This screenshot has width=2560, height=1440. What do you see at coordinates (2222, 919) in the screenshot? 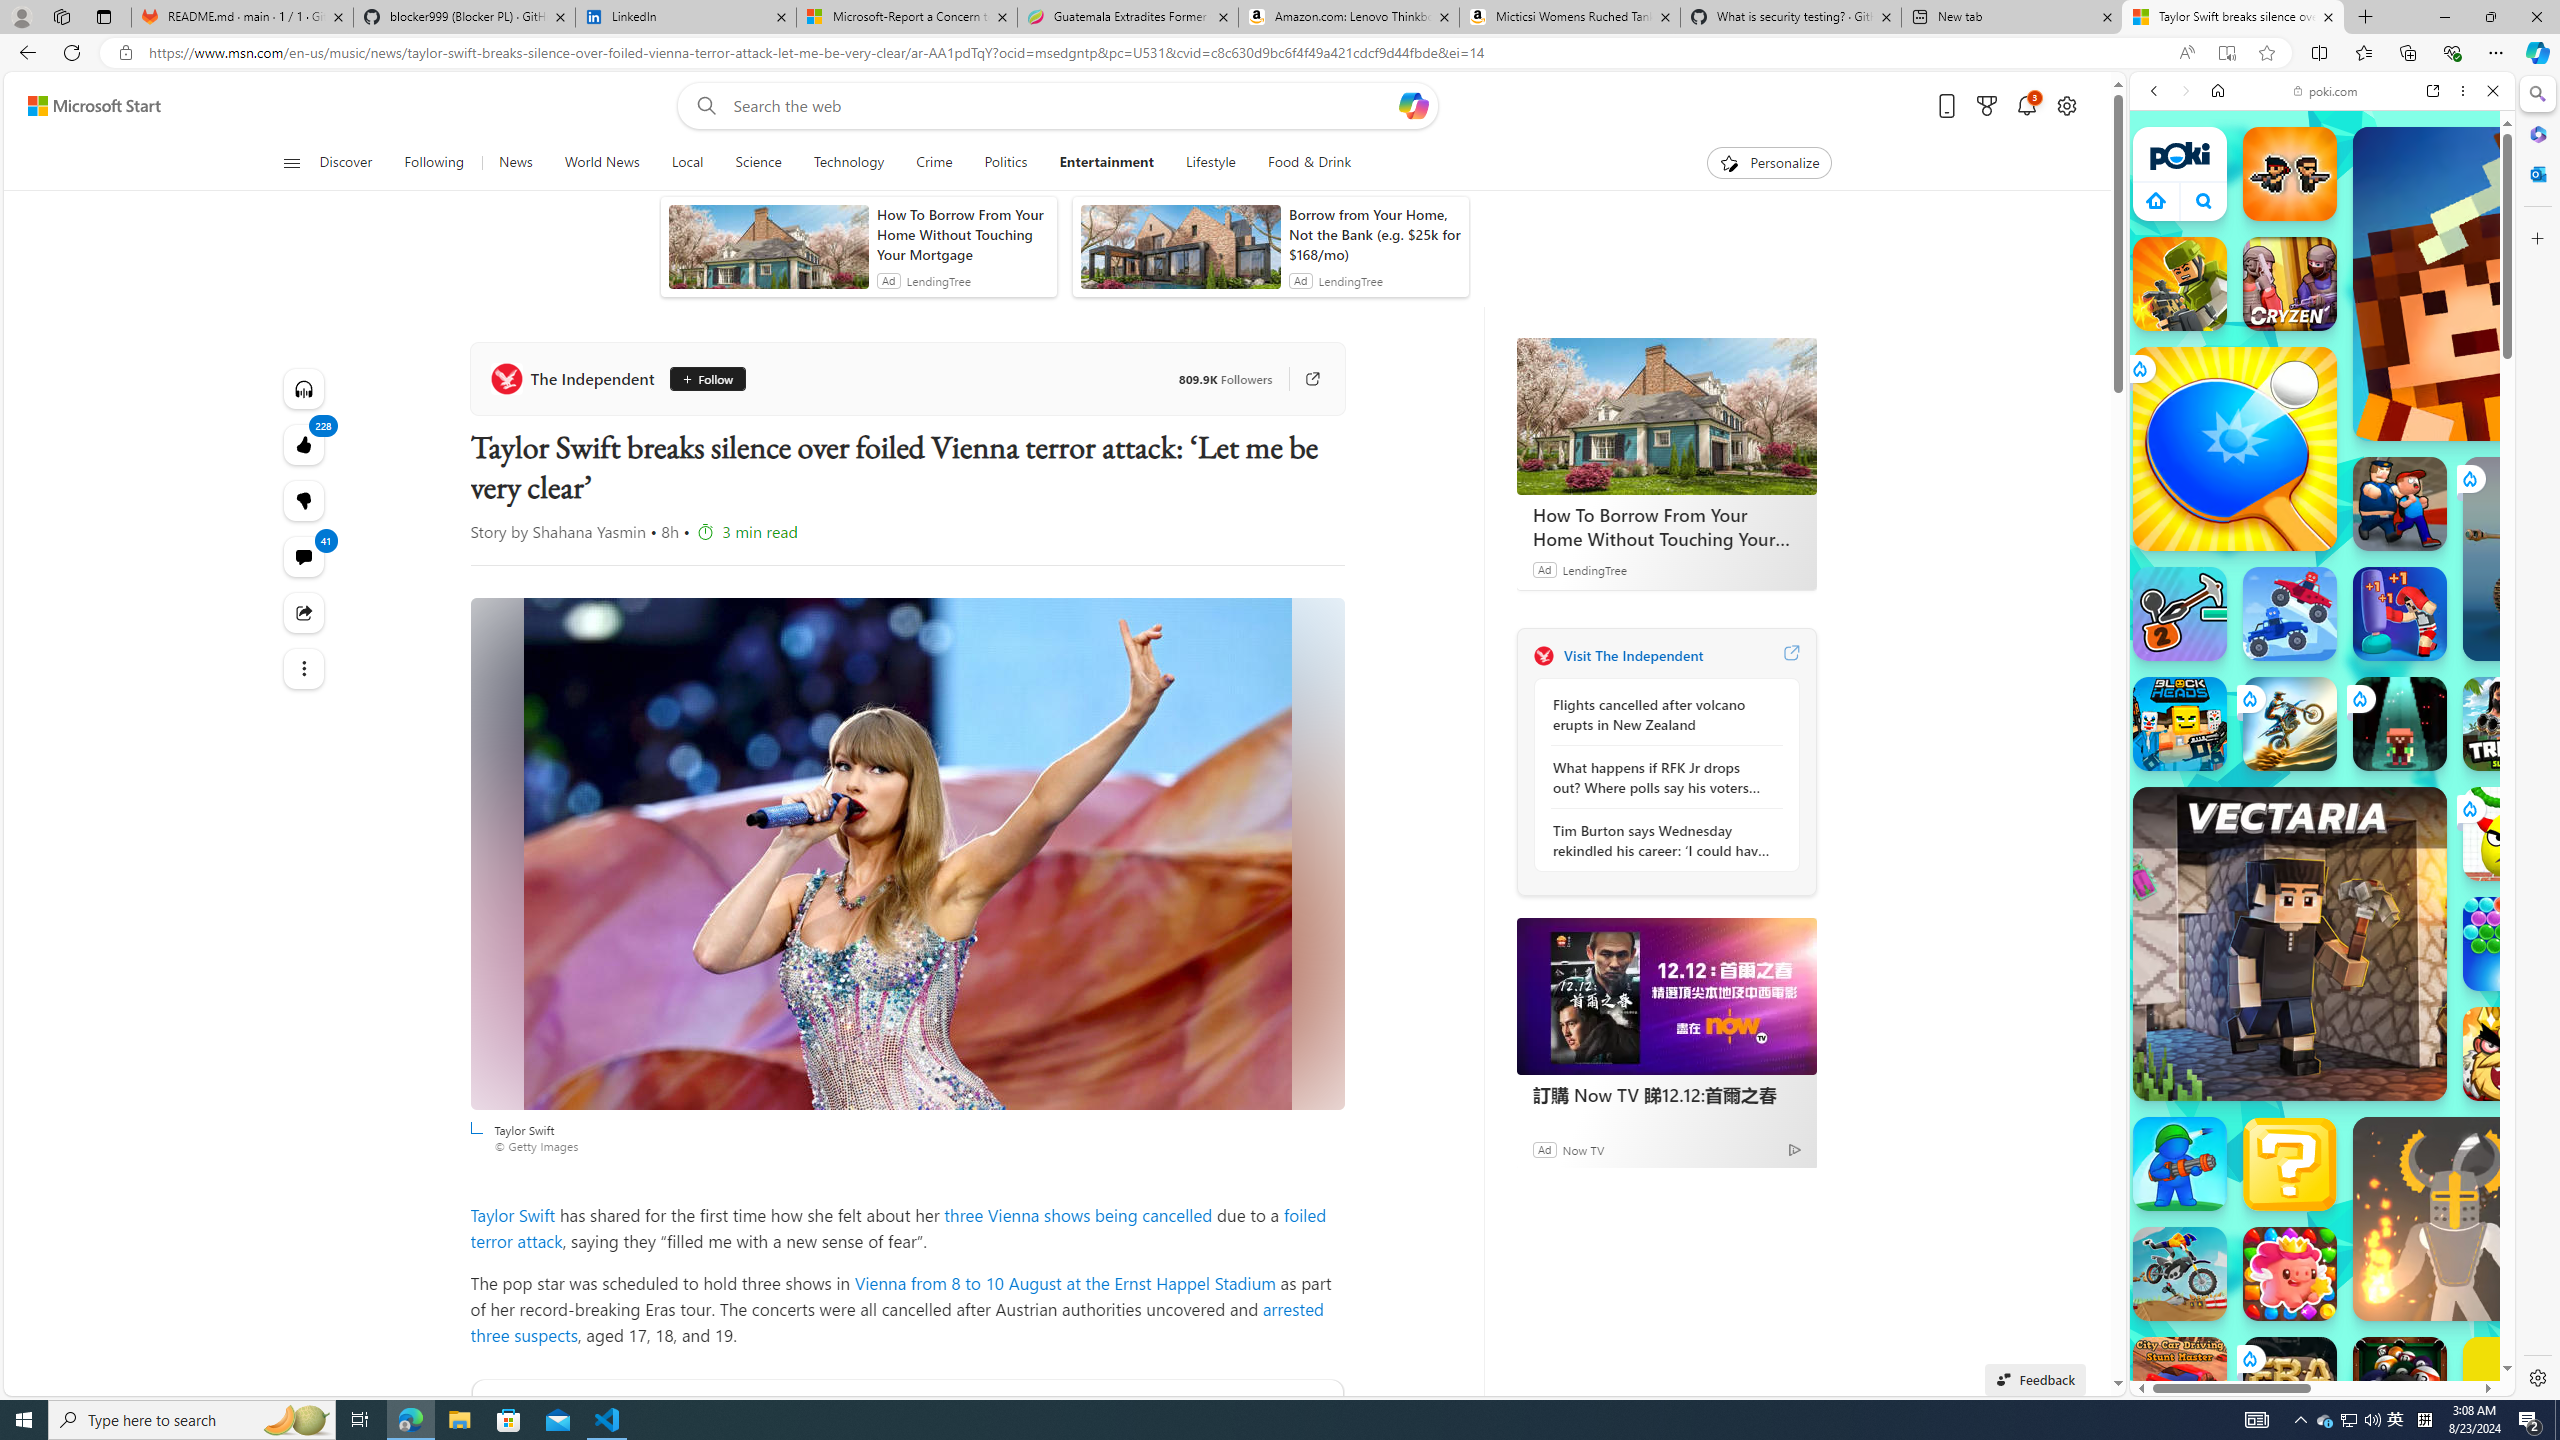
I see `'Hills of Steel'` at bounding box center [2222, 919].